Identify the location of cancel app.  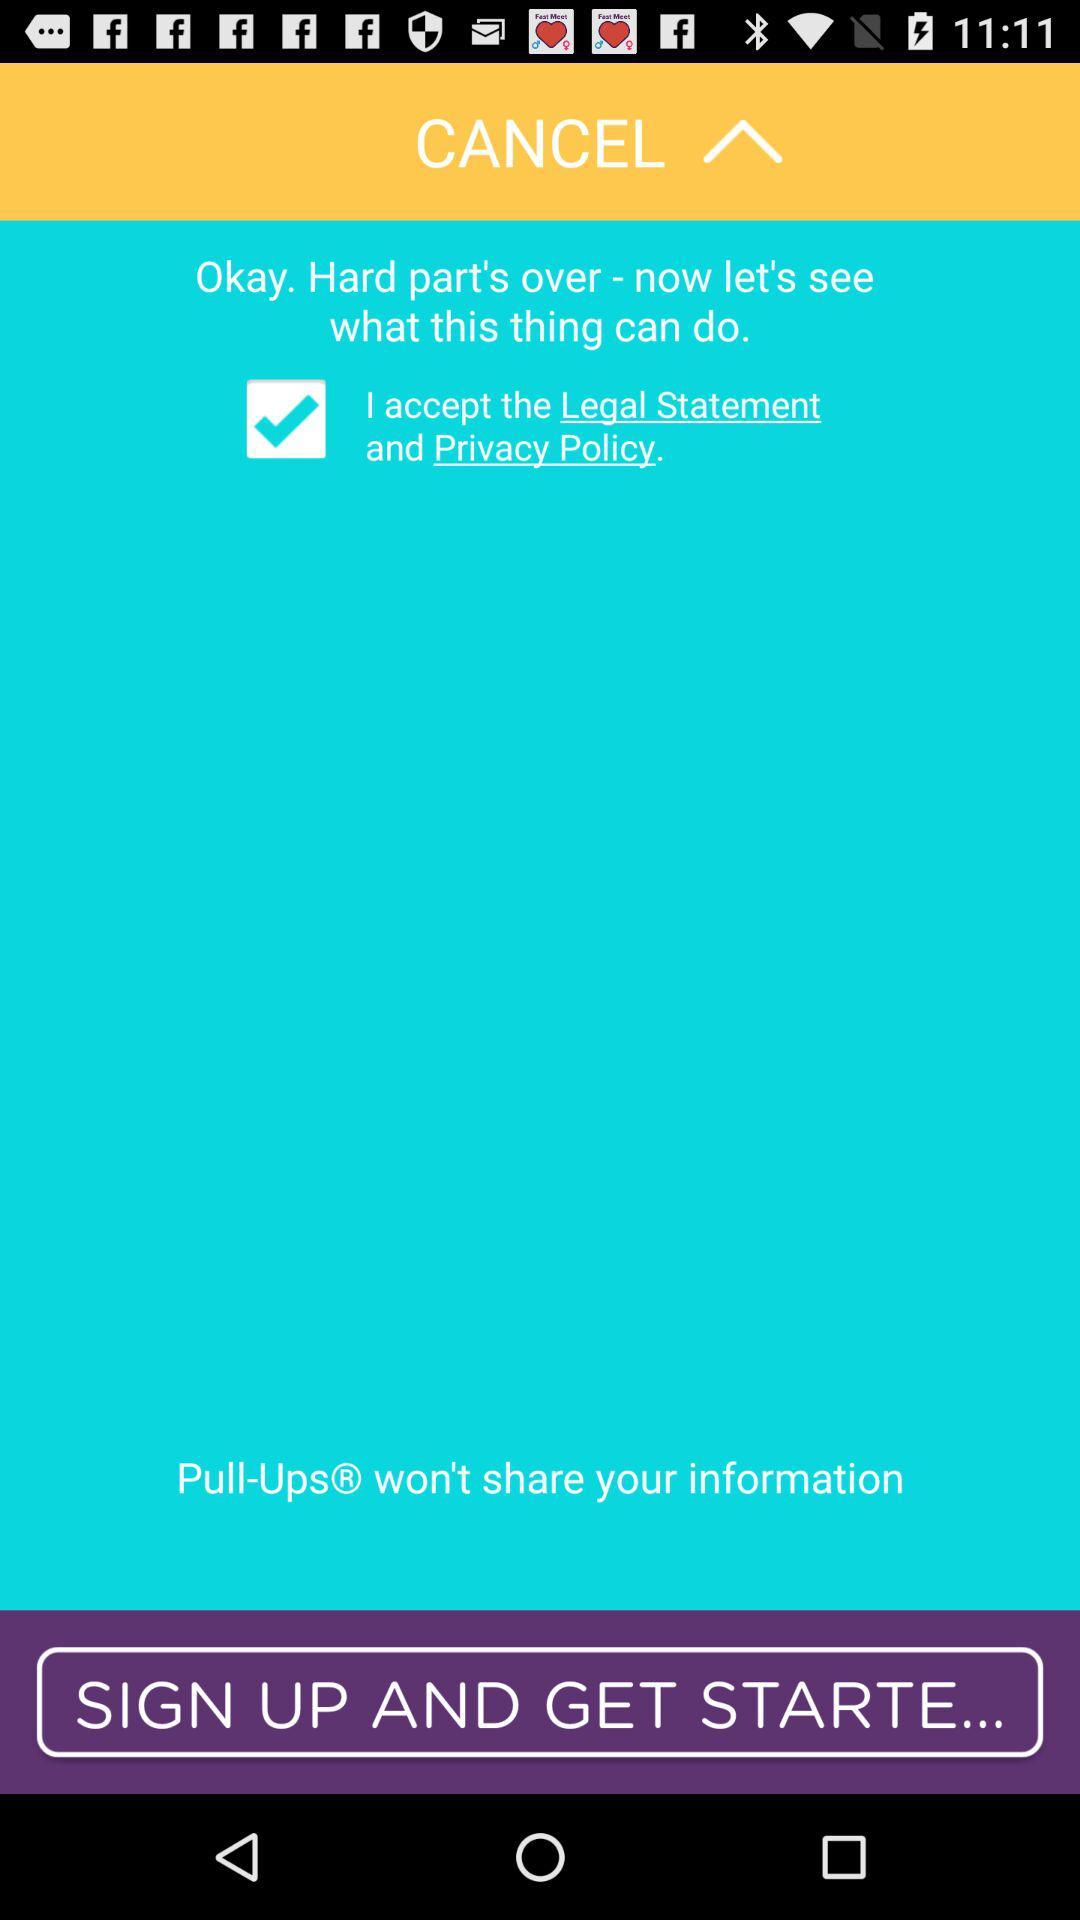
(540, 140).